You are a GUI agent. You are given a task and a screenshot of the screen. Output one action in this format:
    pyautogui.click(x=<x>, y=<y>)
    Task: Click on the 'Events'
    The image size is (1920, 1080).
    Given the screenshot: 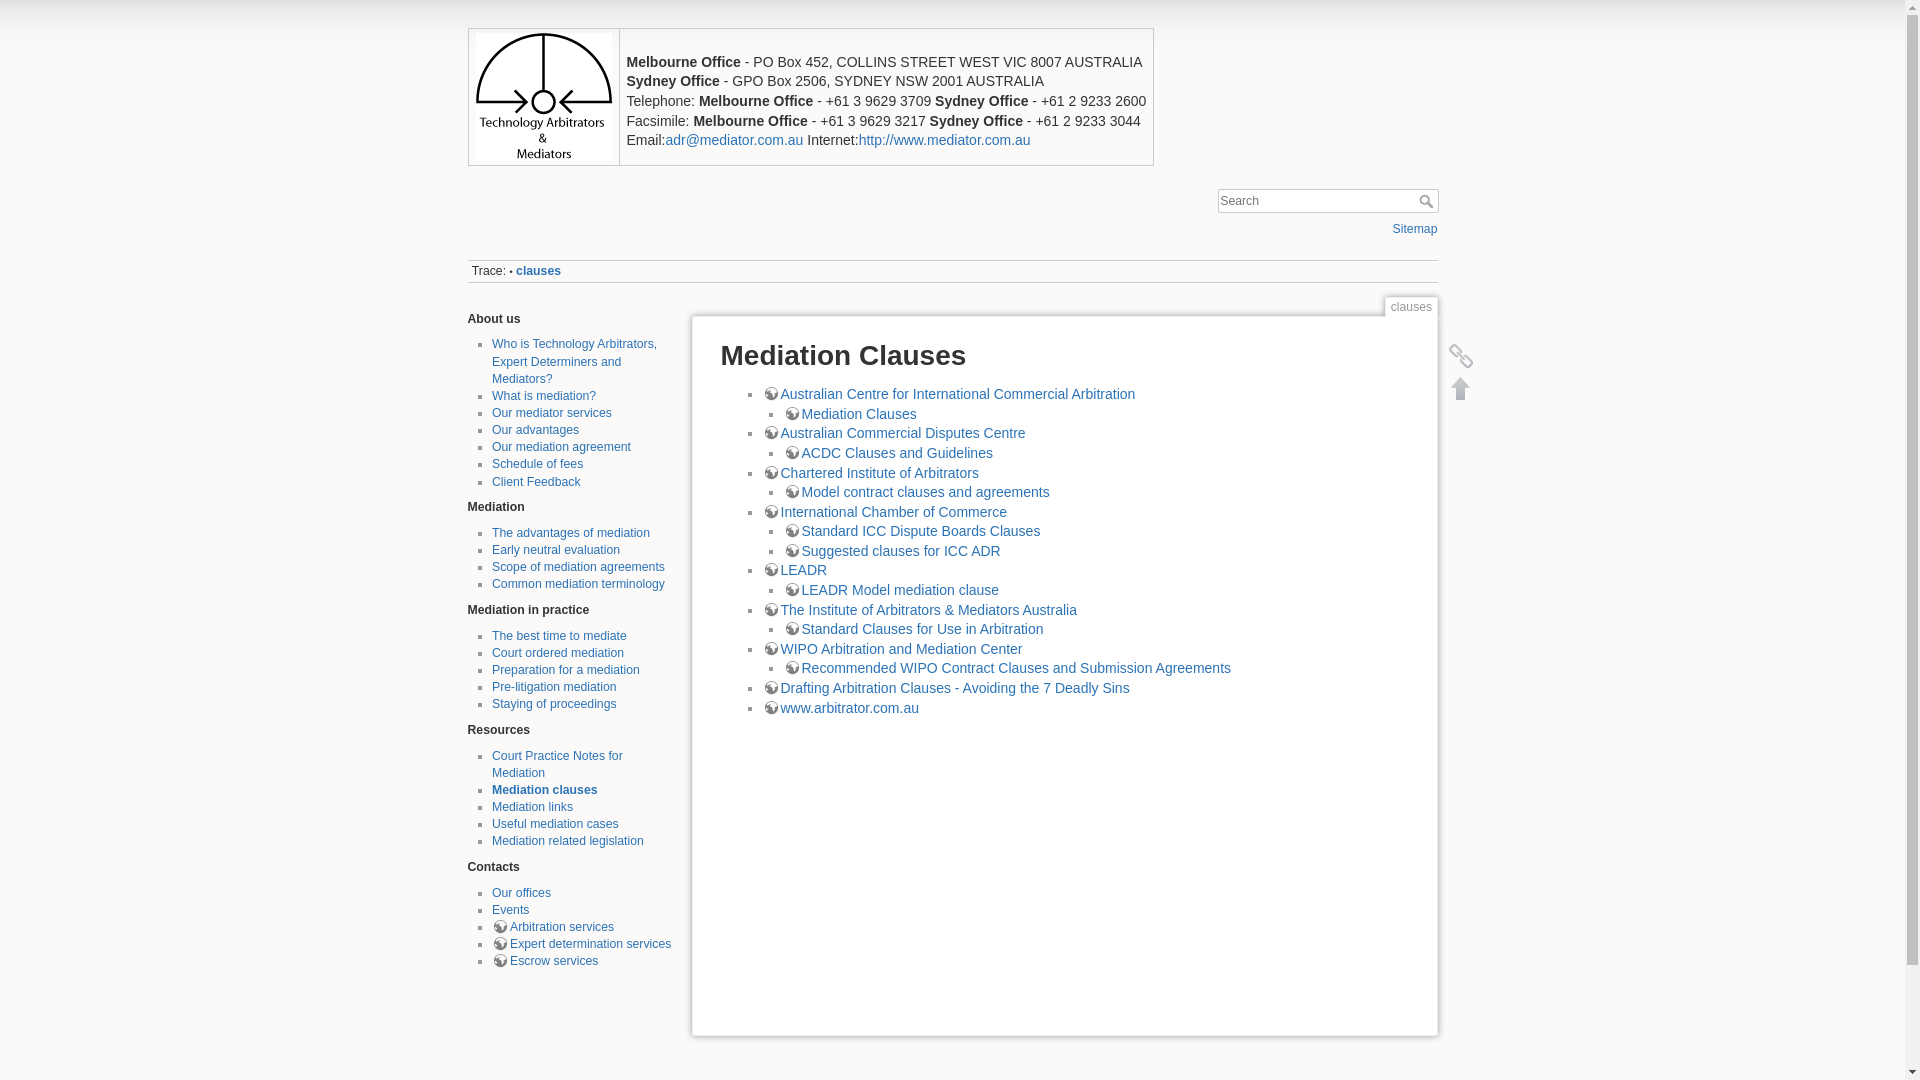 What is the action you would take?
    pyautogui.click(x=491, y=910)
    